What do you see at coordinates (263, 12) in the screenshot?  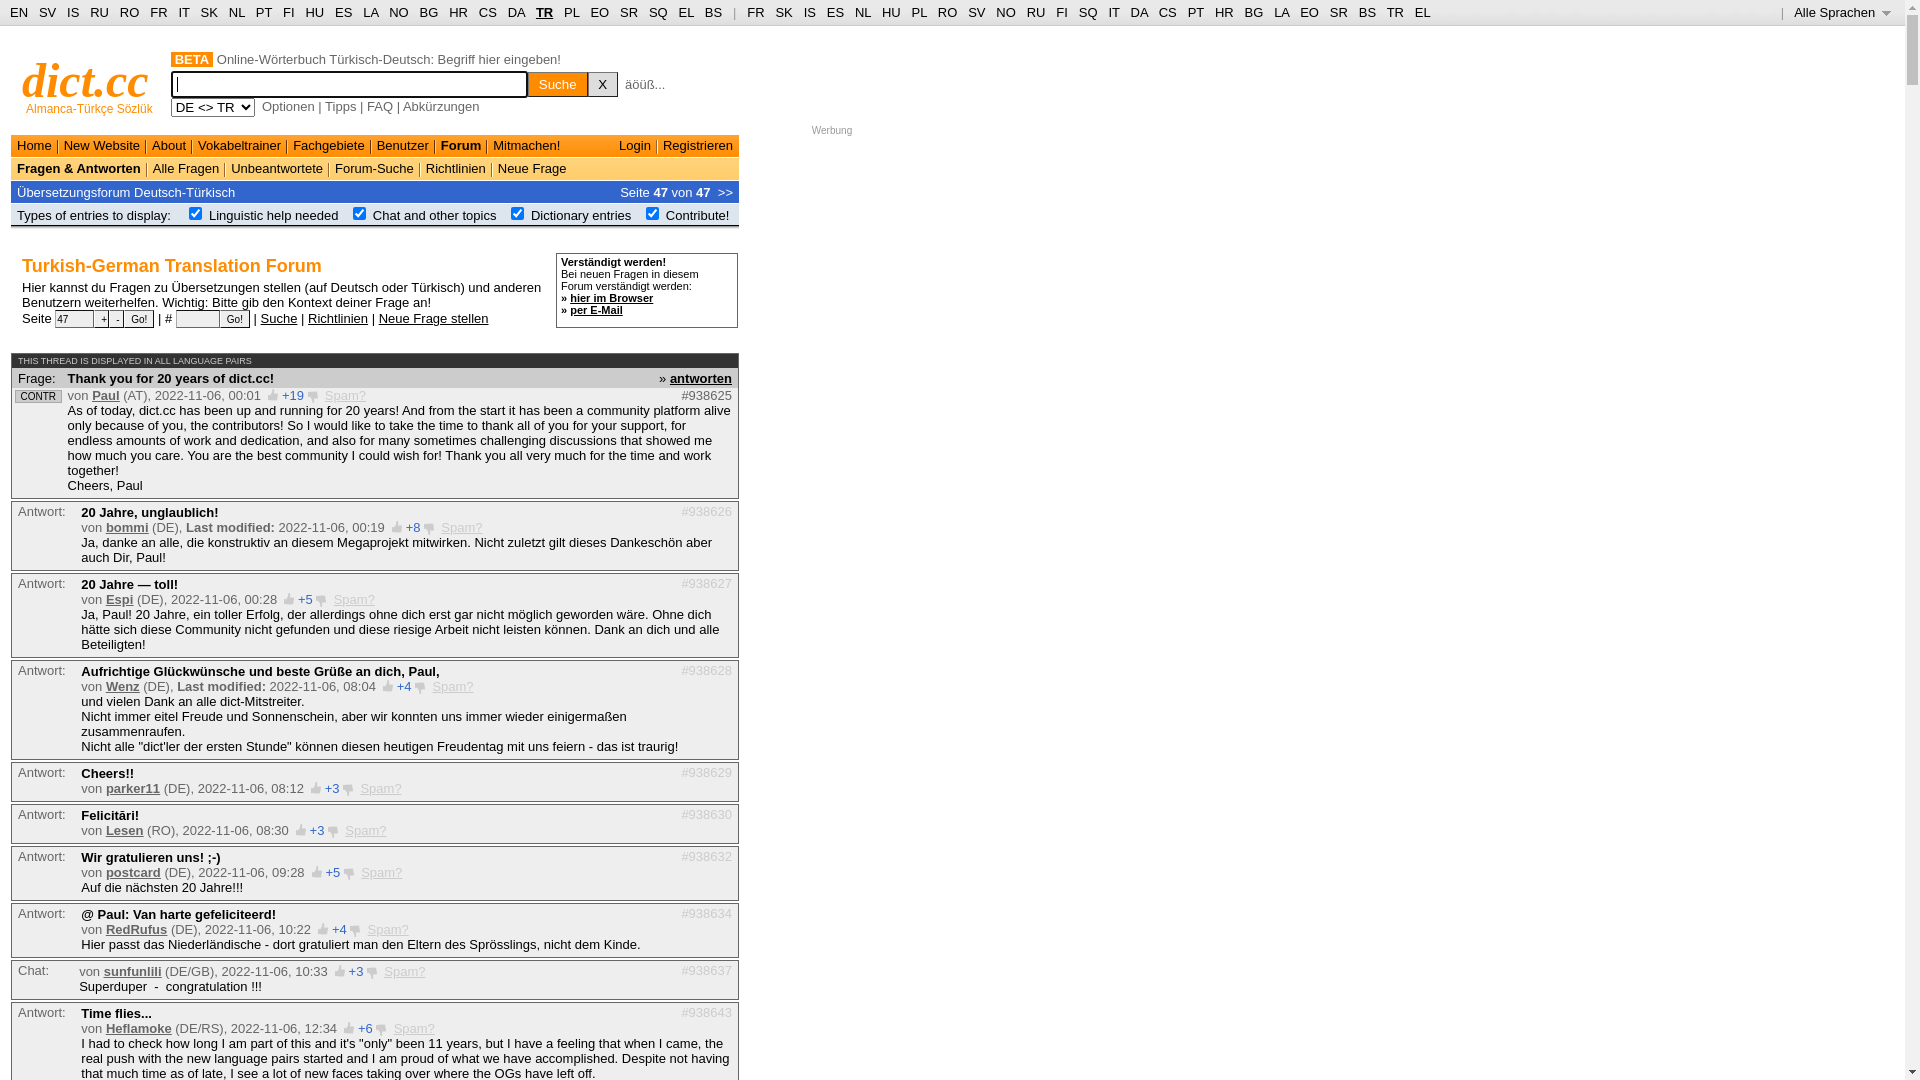 I see `'PT'` at bounding box center [263, 12].